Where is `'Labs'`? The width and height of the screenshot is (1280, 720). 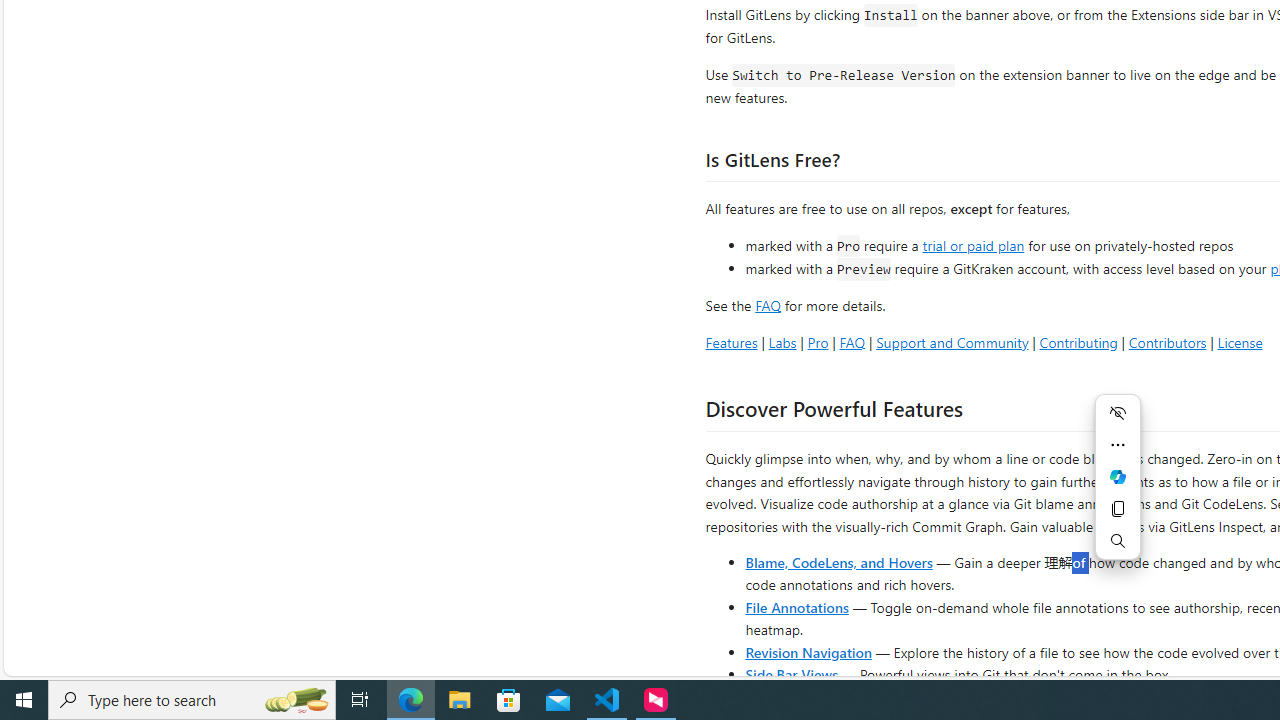 'Labs' is located at coordinates (781, 341).